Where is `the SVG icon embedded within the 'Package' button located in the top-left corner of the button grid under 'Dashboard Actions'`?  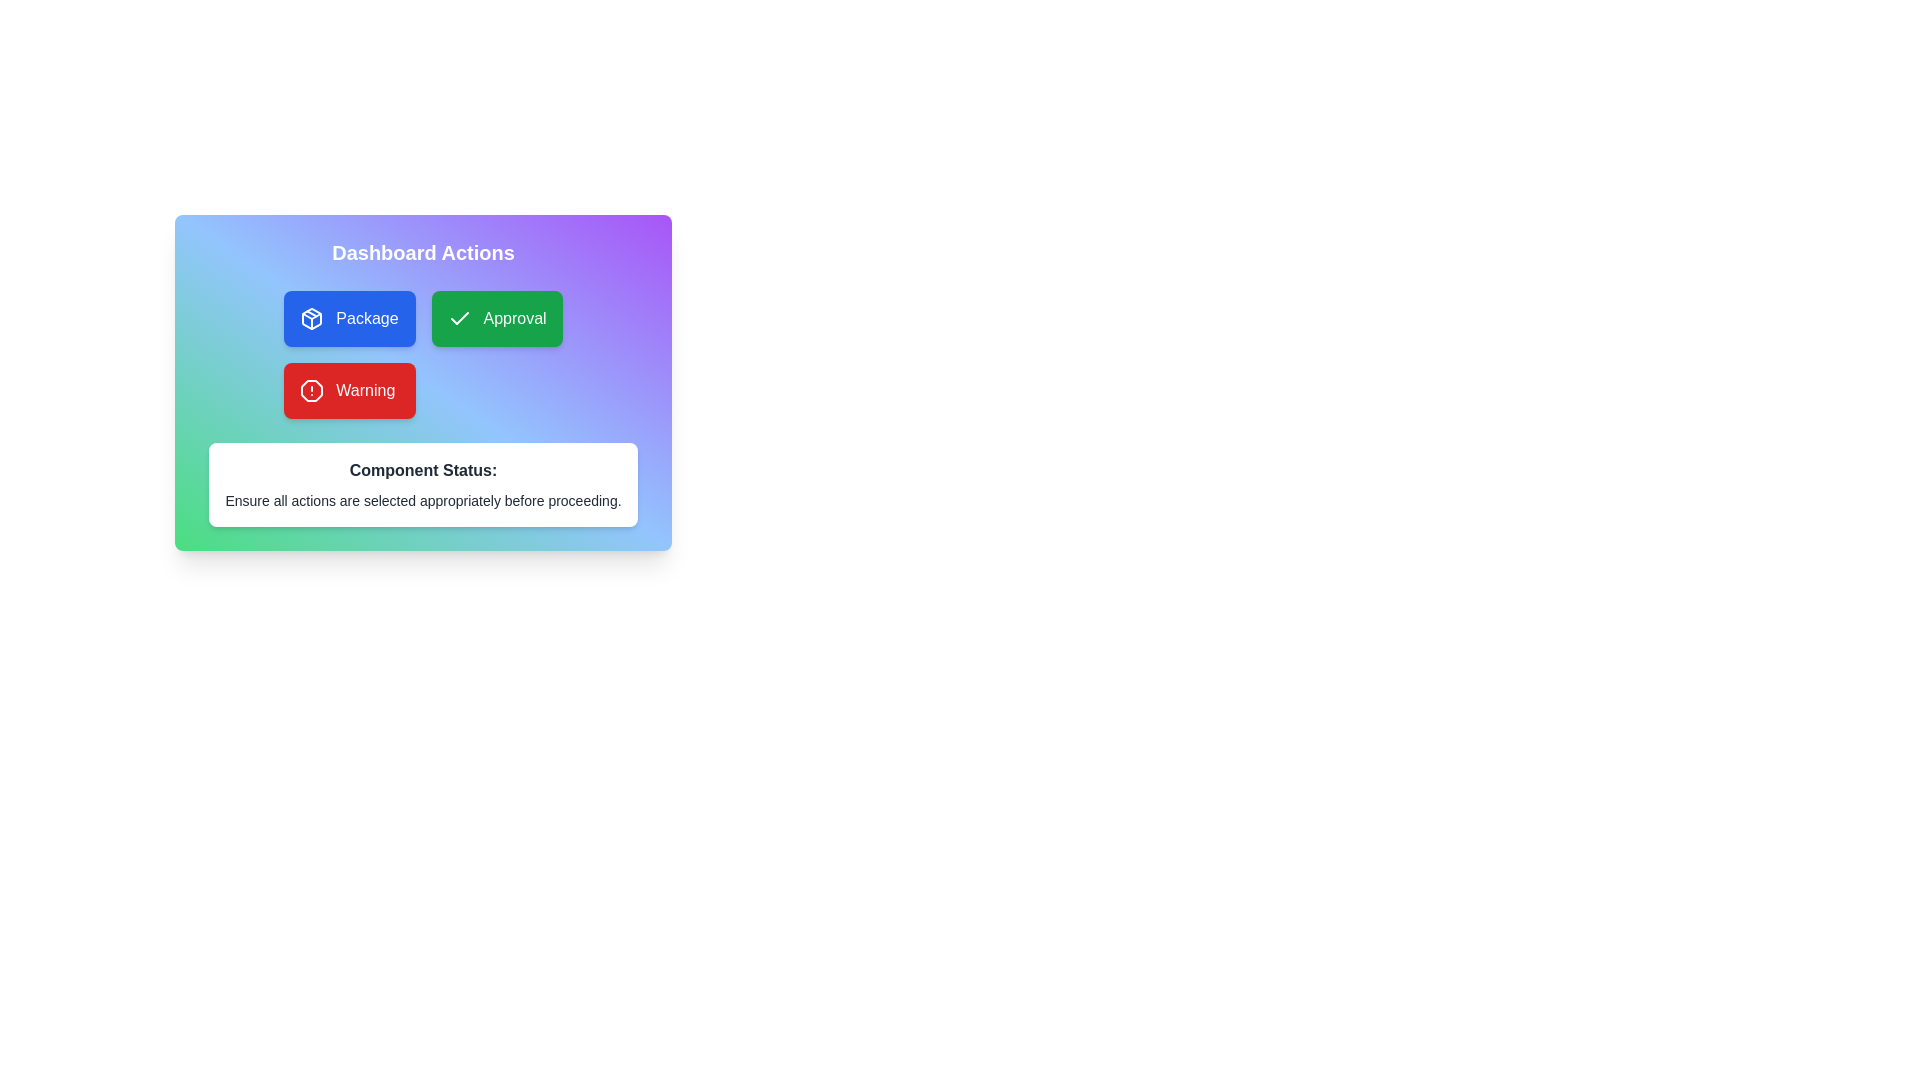
the SVG icon embedded within the 'Package' button located in the top-left corner of the button grid under 'Dashboard Actions' is located at coordinates (311, 318).